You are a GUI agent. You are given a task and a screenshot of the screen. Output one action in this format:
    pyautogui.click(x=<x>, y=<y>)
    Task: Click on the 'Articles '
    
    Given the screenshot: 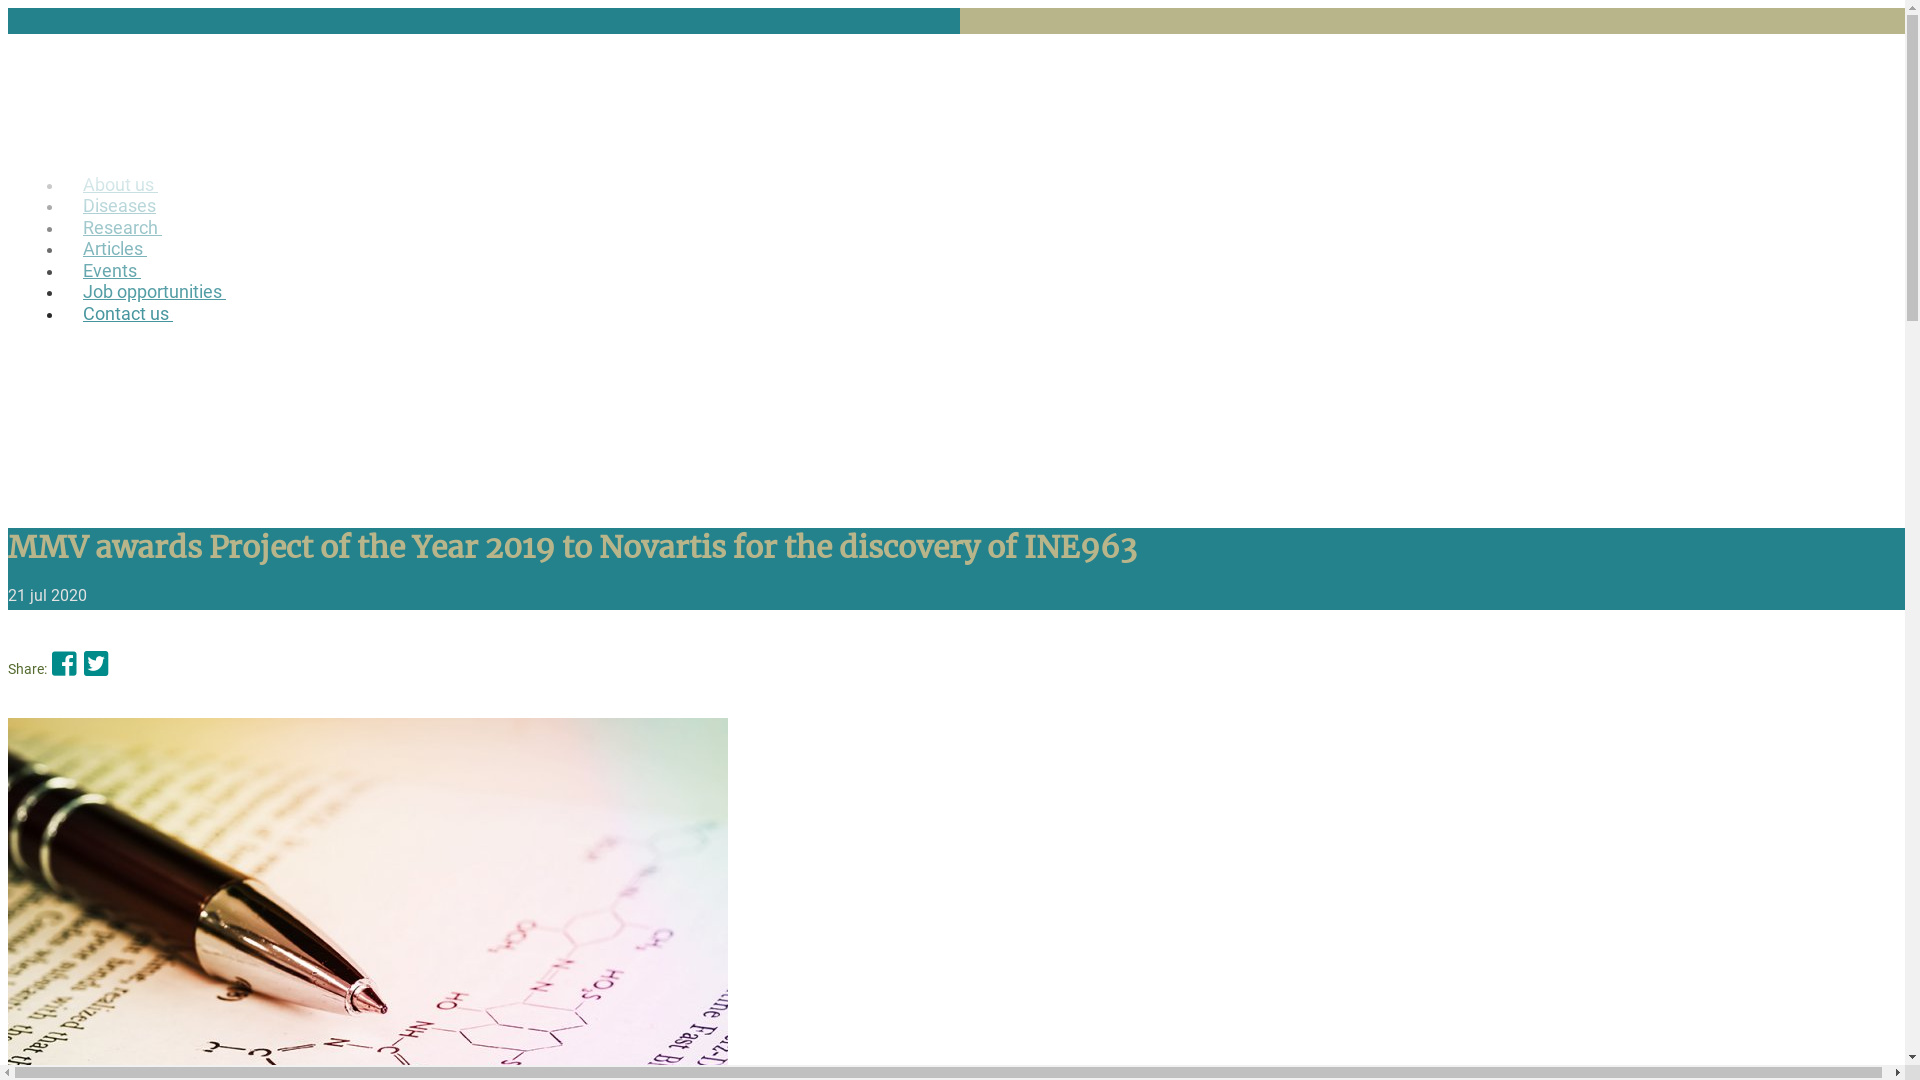 What is the action you would take?
    pyautogui.click(x=62, y=248)
    